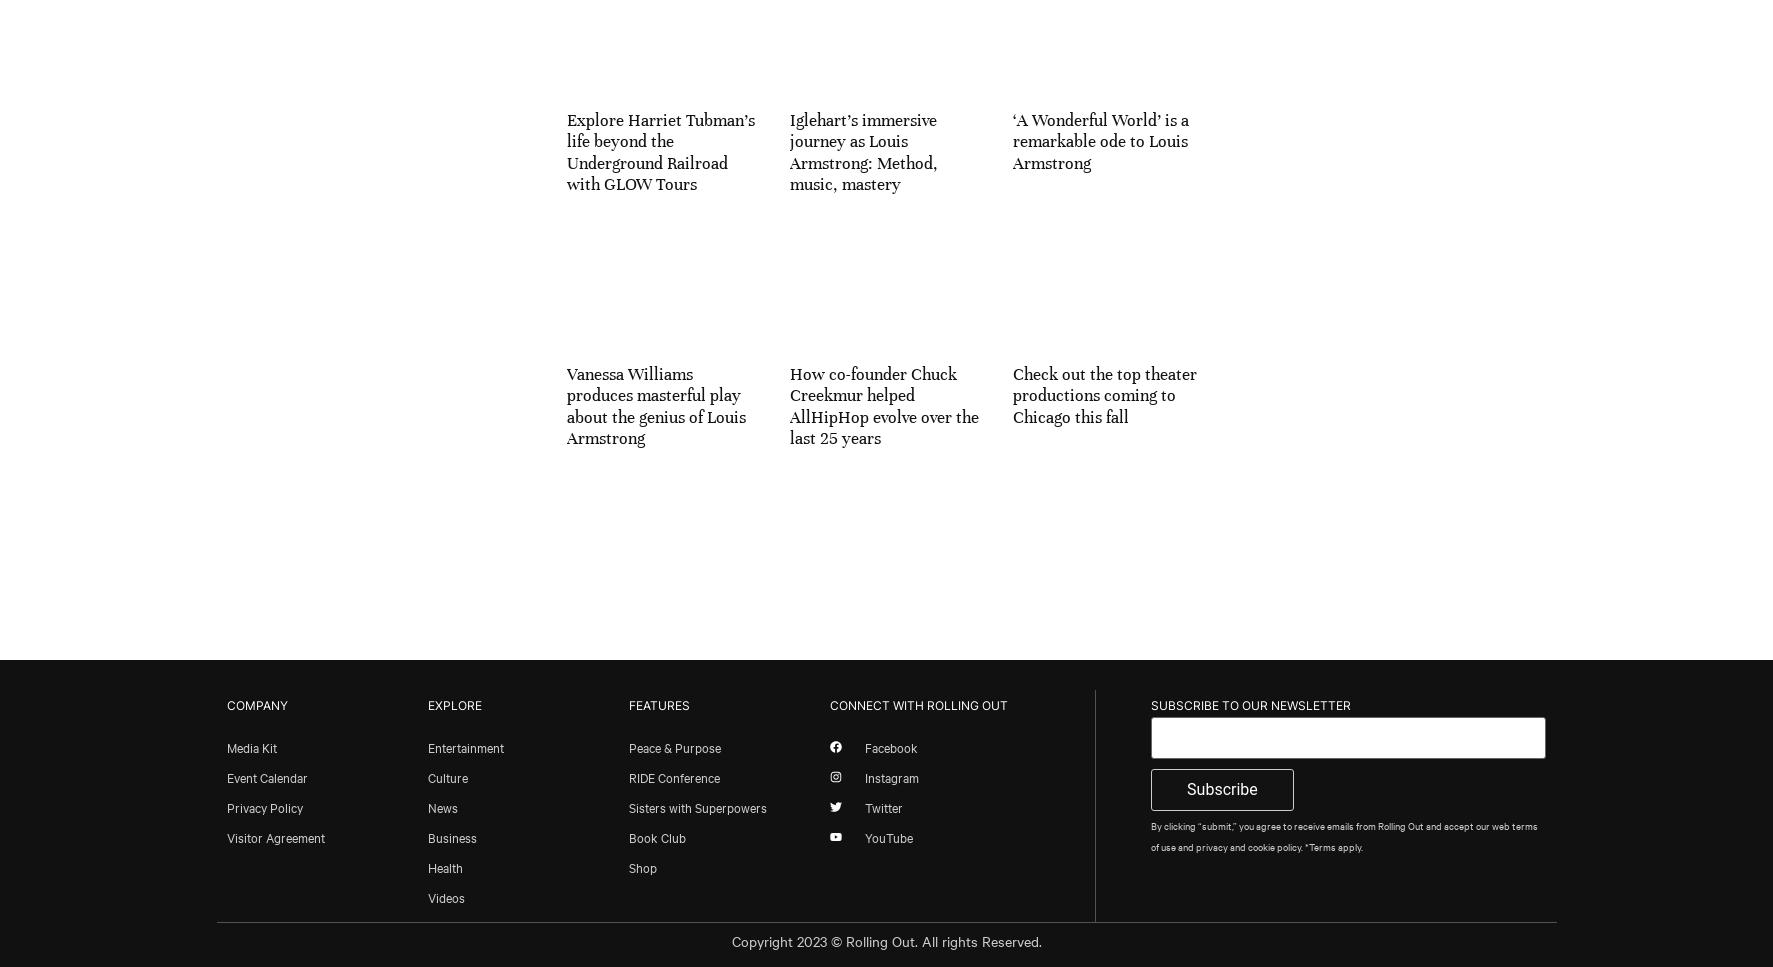  I want to click on 'Subscribe', so click(1220, 787).